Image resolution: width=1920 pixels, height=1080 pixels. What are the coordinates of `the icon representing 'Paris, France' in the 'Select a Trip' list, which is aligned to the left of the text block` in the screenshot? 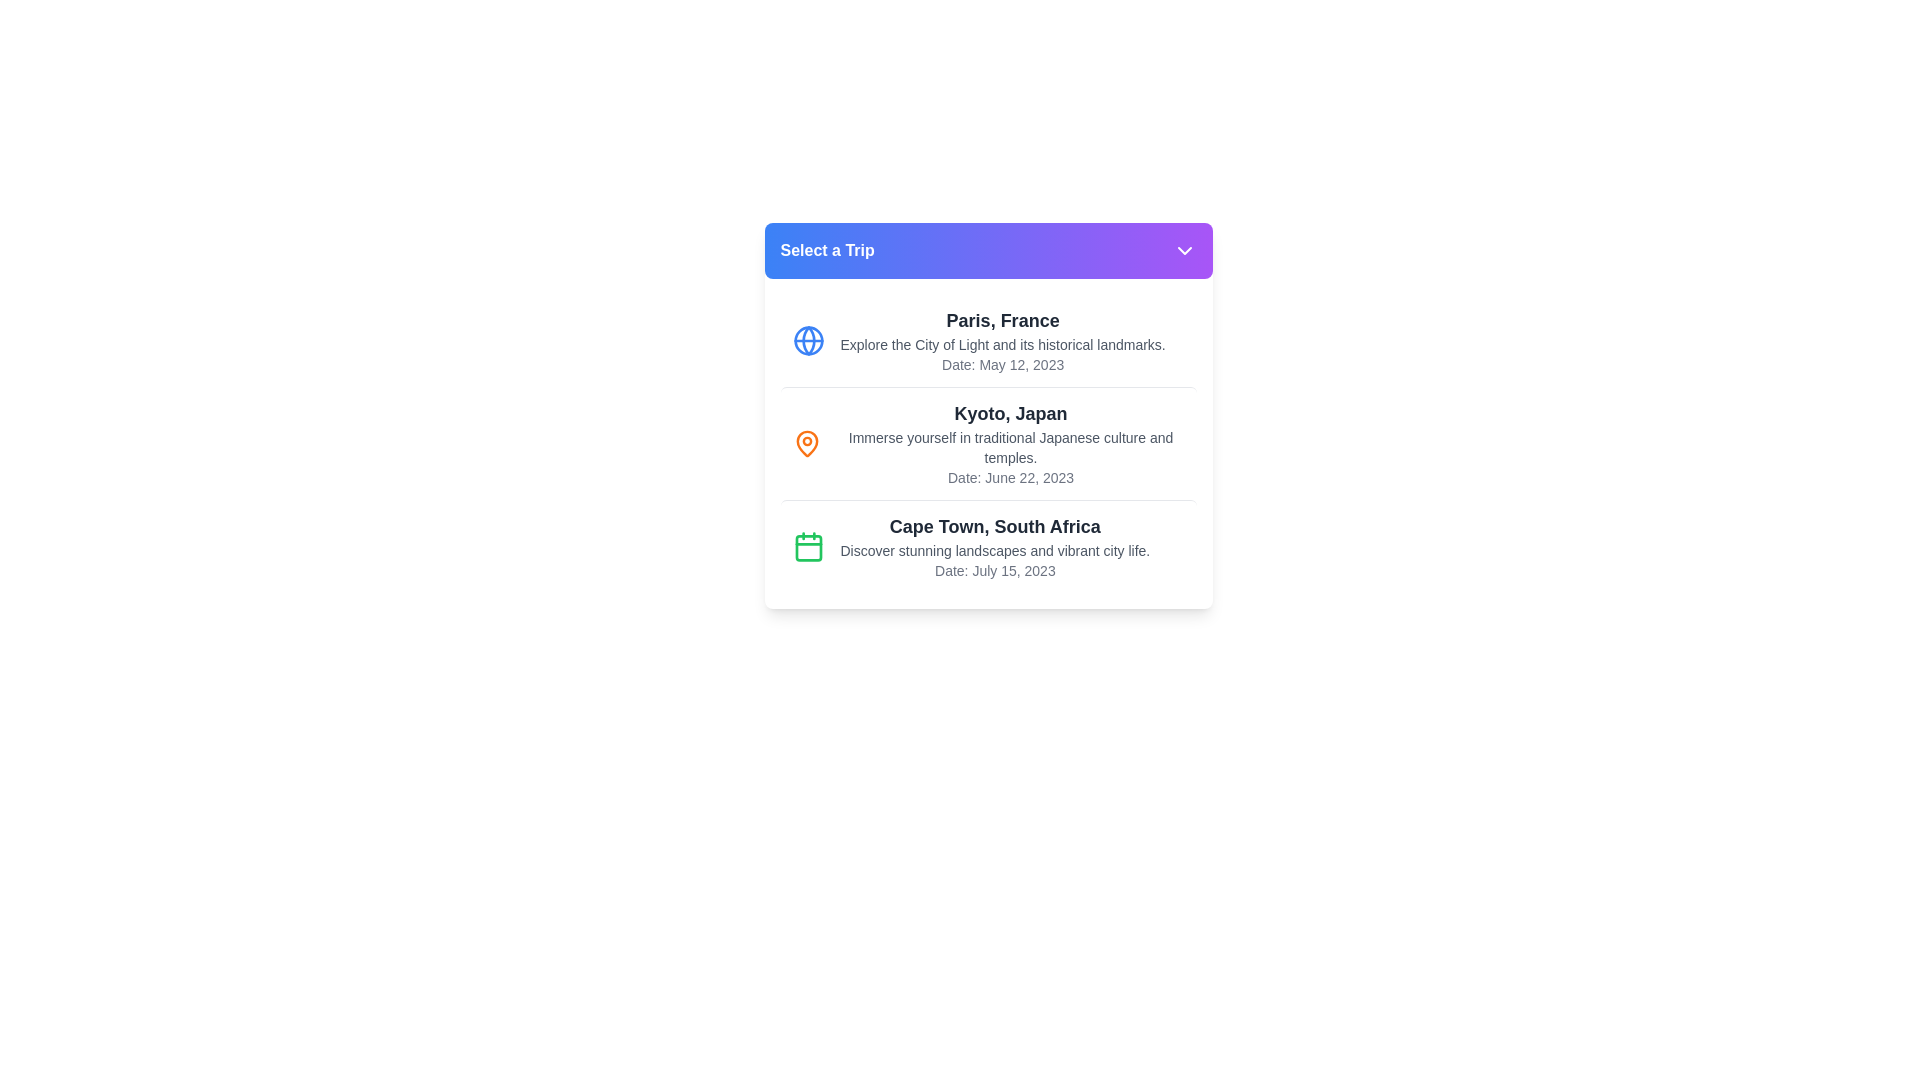 It's located at (808, 339).